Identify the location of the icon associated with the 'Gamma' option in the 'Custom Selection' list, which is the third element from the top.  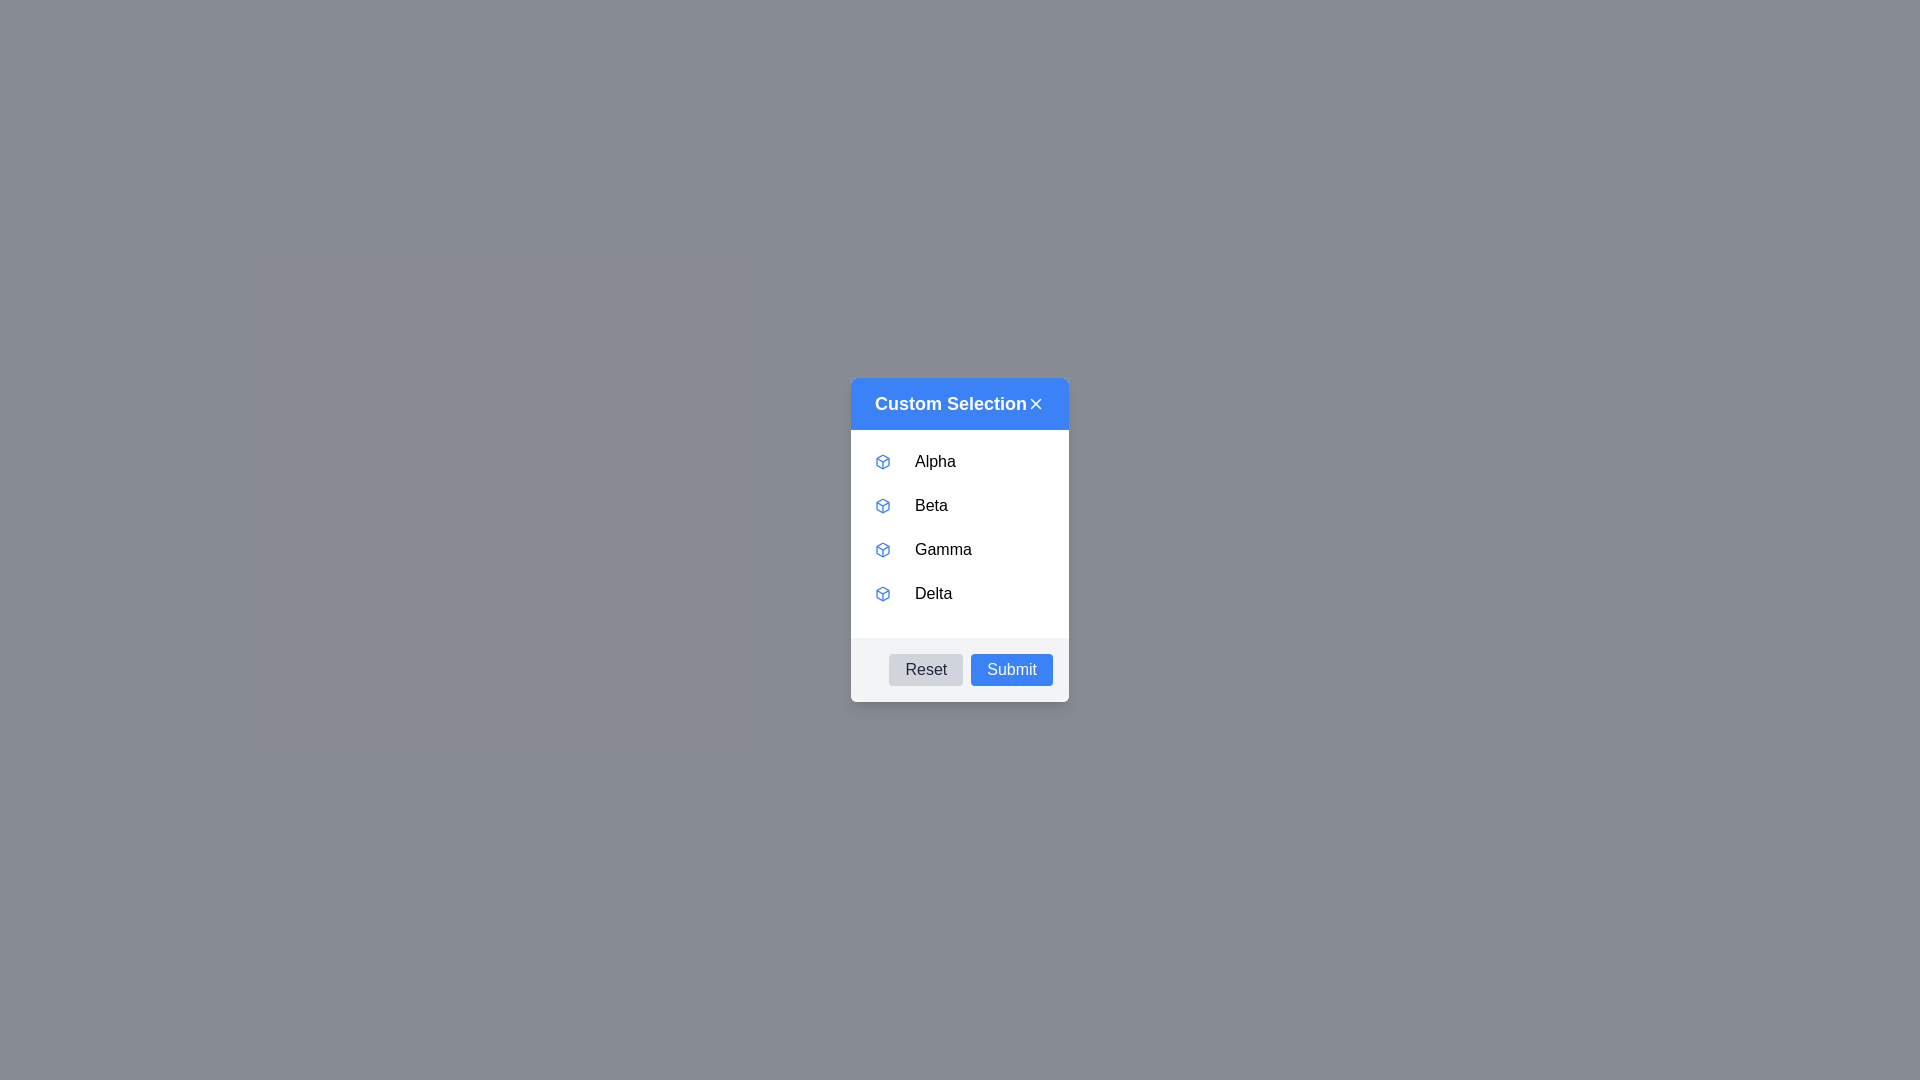
(882, 550).